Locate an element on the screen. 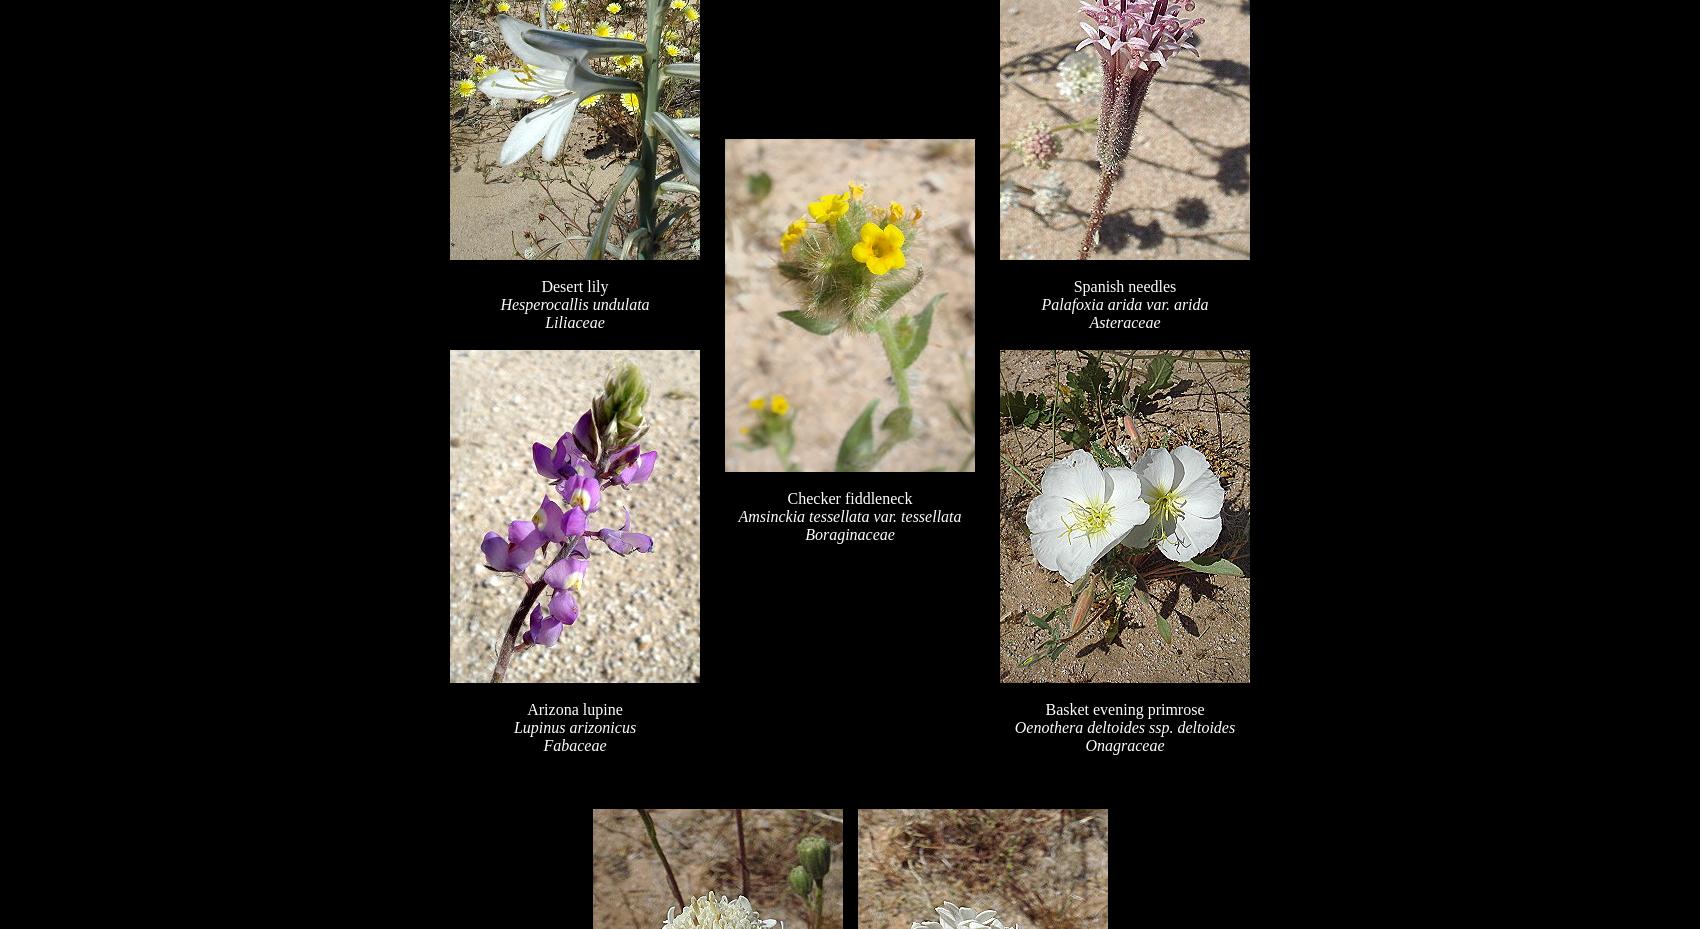 The width and height of the screenshot is (1700, 929). 'Liliaceae' is located at coordinates (573, 322).